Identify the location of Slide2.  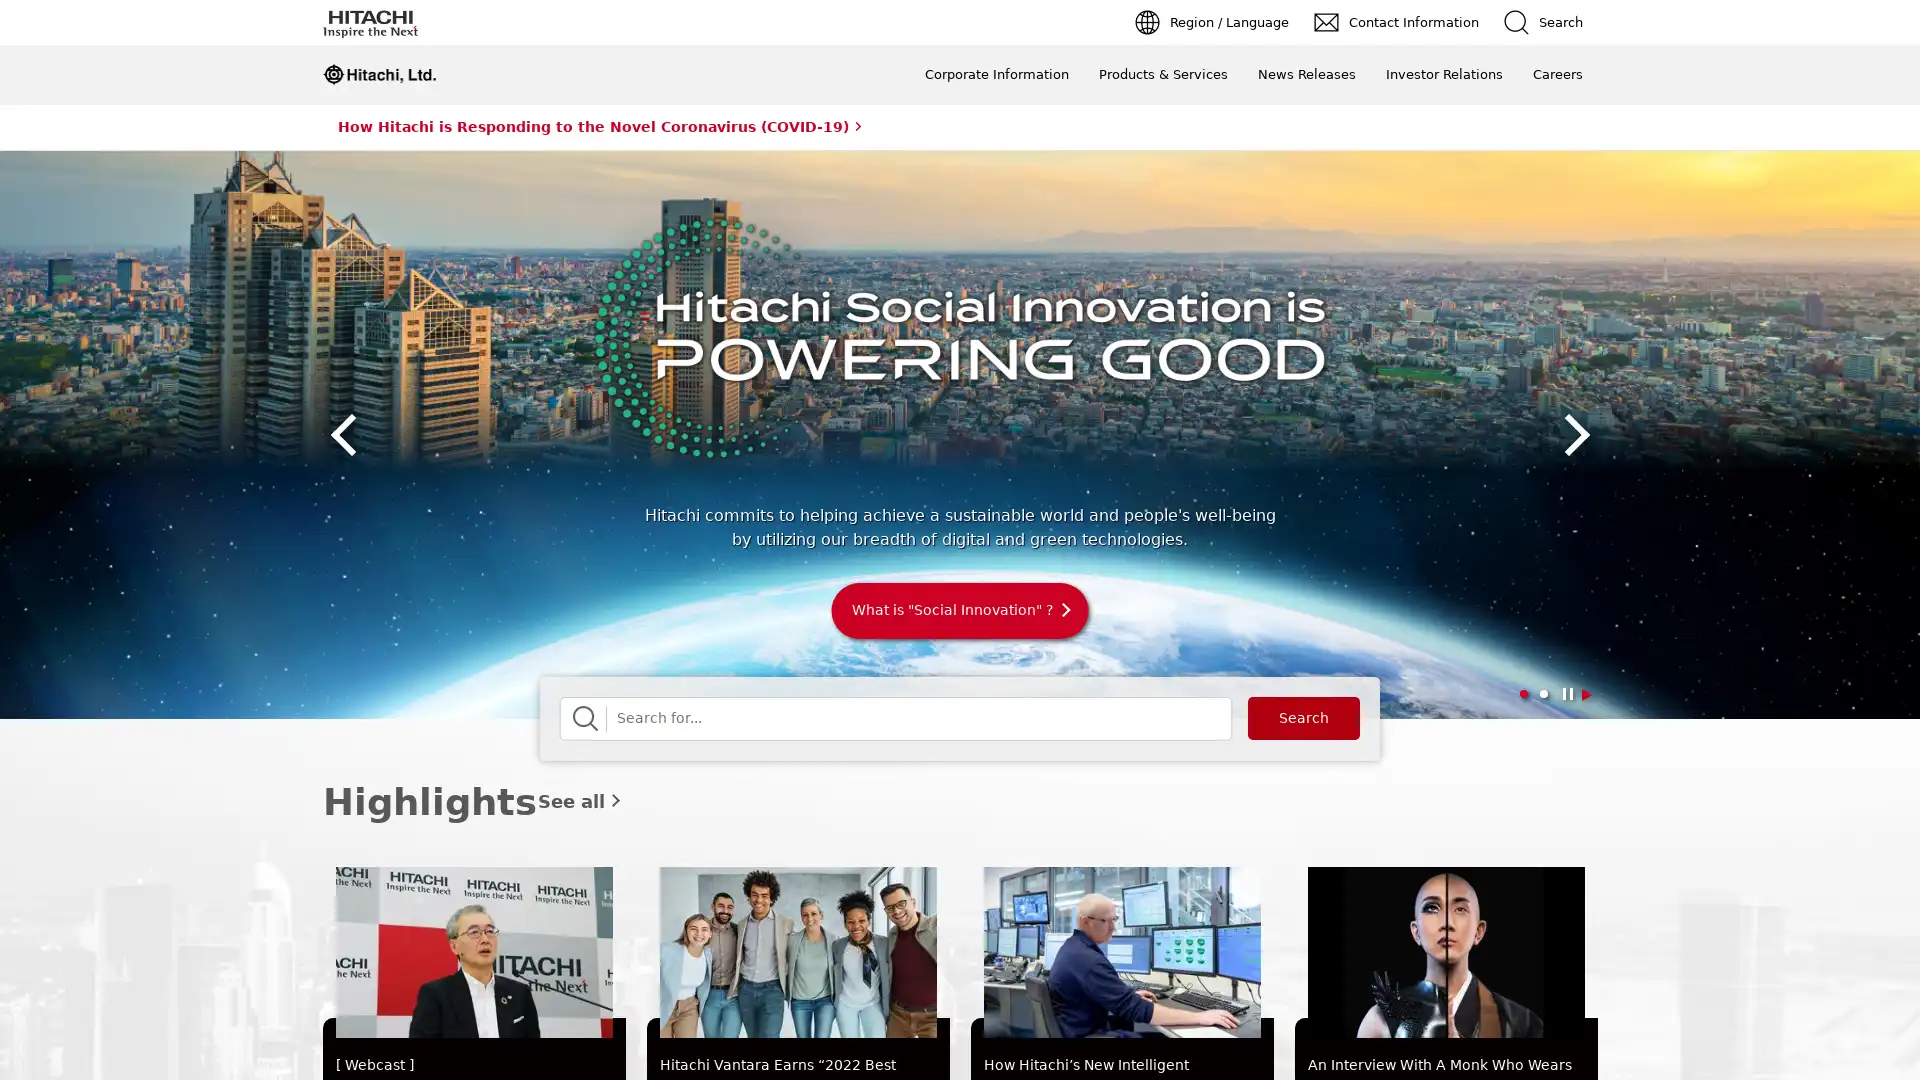
(1541, 693).